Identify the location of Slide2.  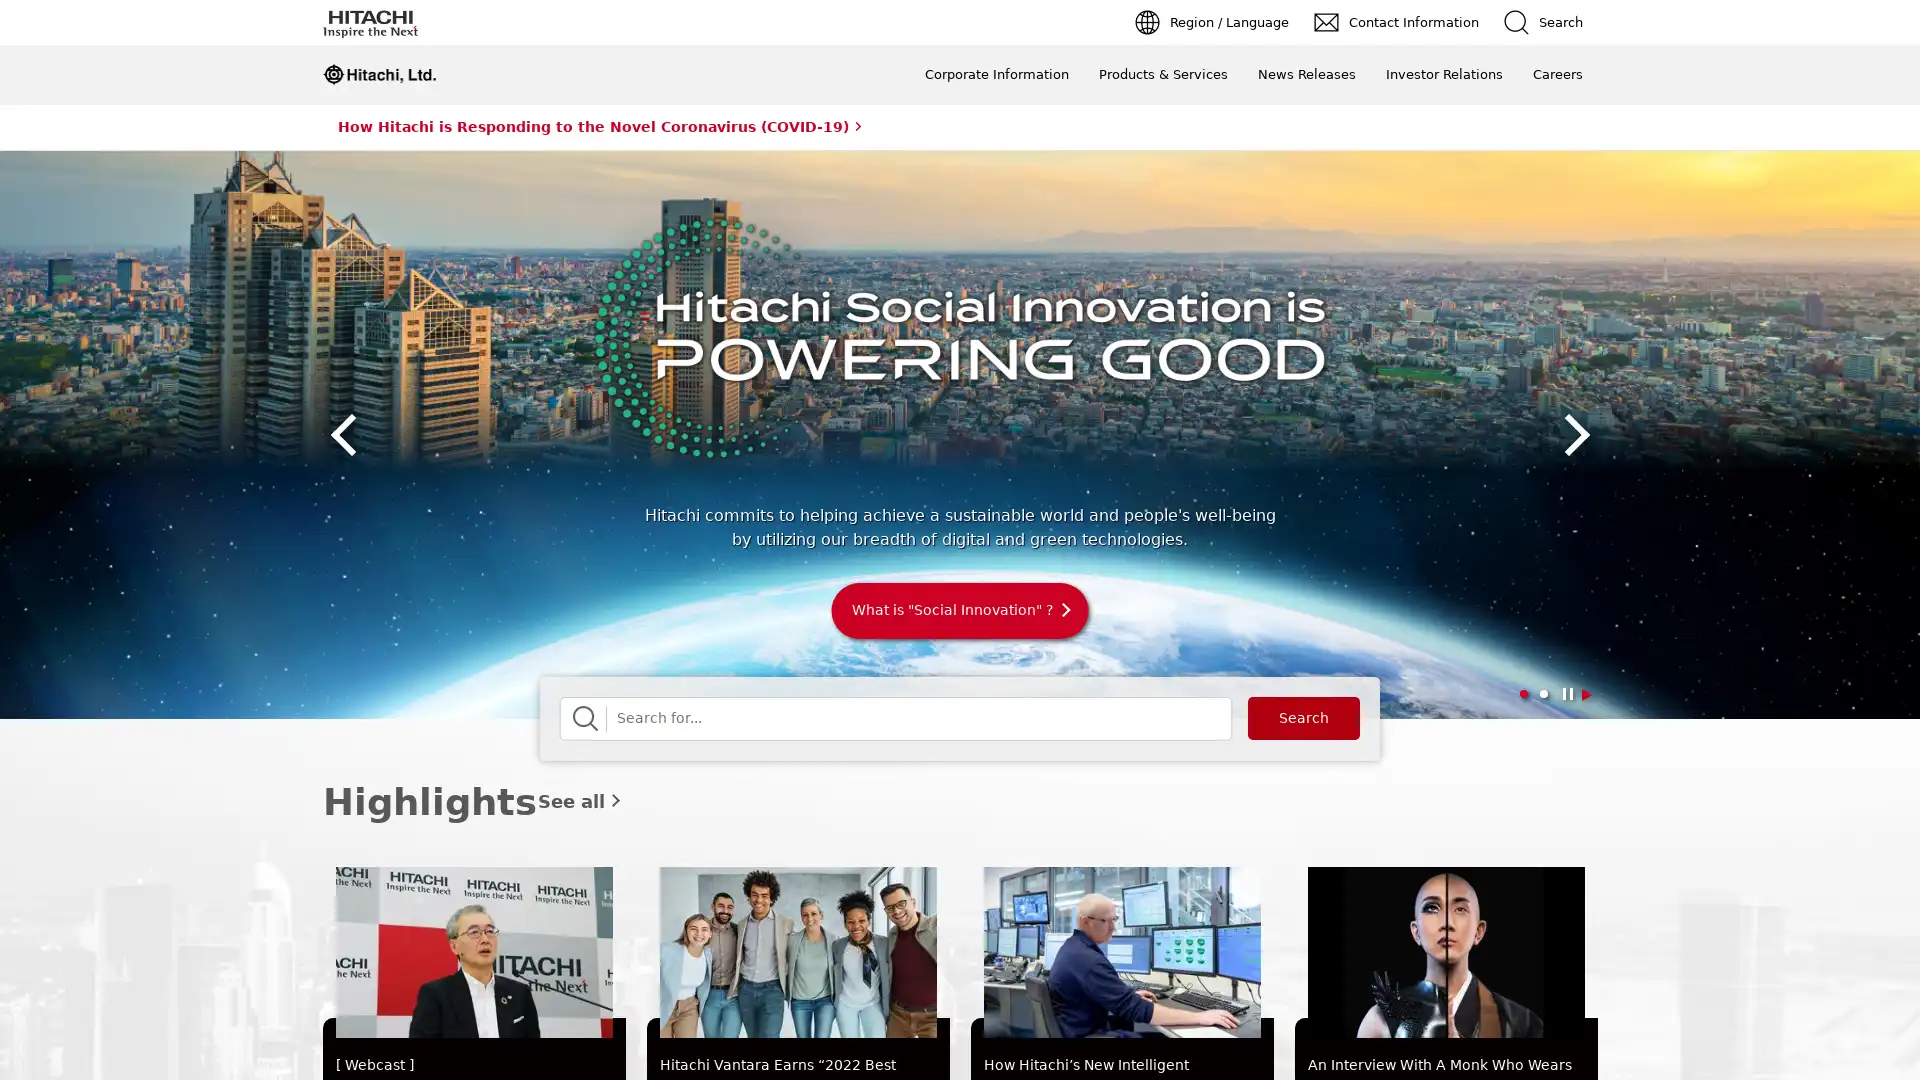
(1541, 693).